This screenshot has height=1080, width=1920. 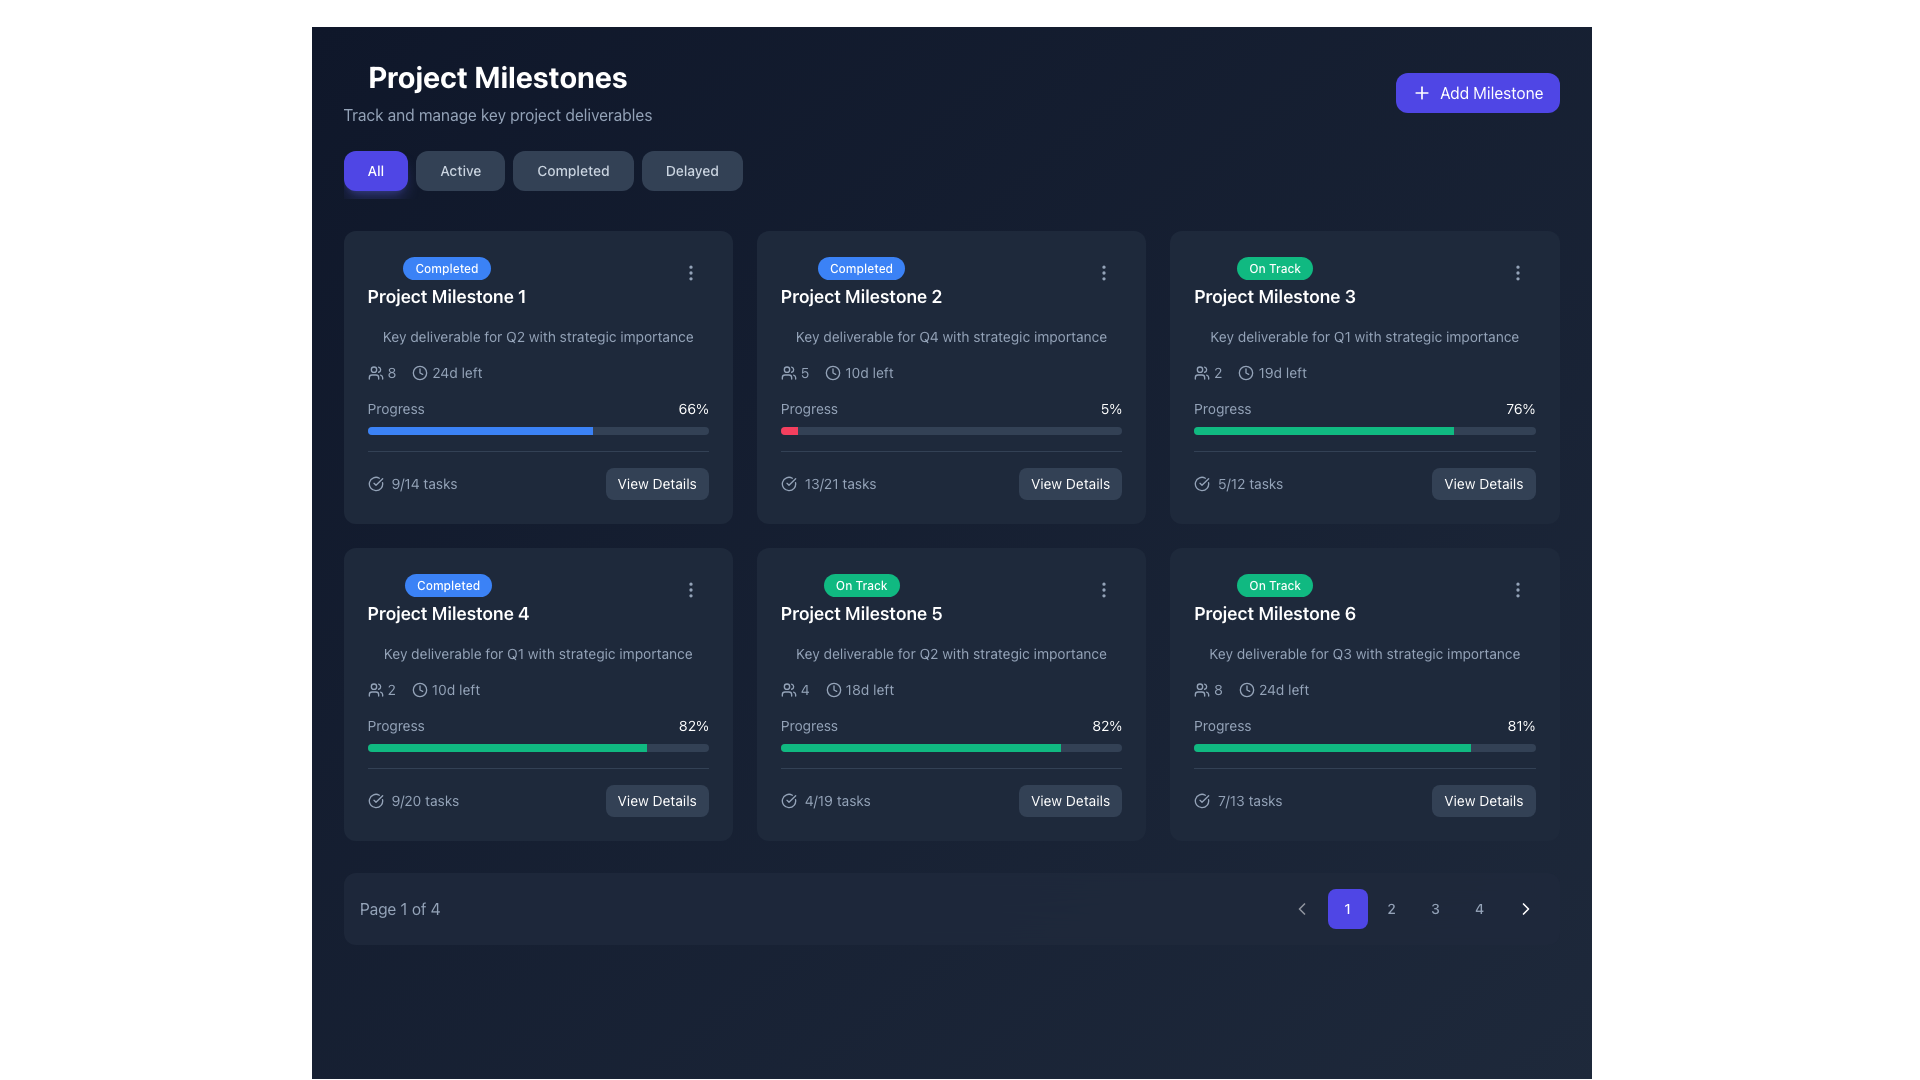 What do you see at coordinates (446, 373) in the screenshot?
I see `information displayed within the section showing a clock icon and the text '24d left', located in the top-left card of the project milestones grid` at bounding box center [446, 373].